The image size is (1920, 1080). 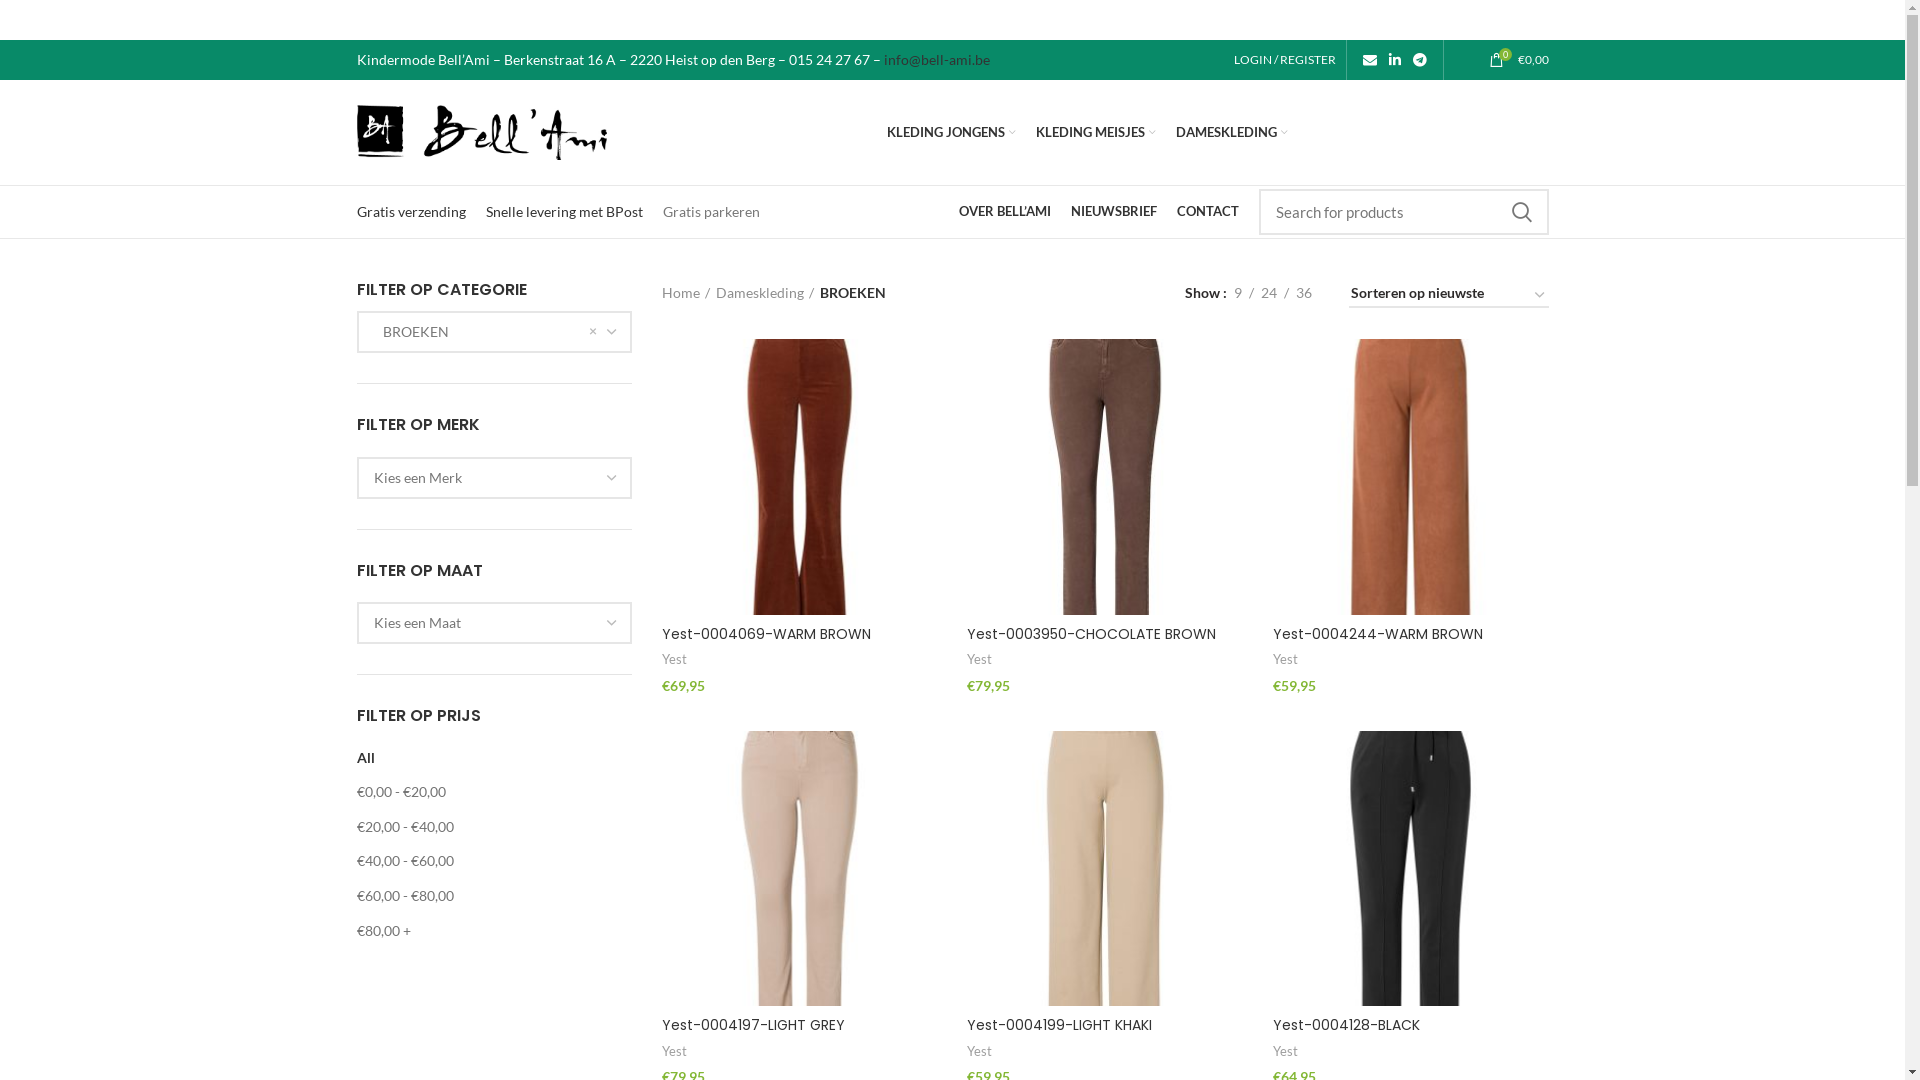 What do you see at coordinates (935, 58) in the screenshot?
I see `'info@bell-ami.be'` at bounding box center [935, 58].